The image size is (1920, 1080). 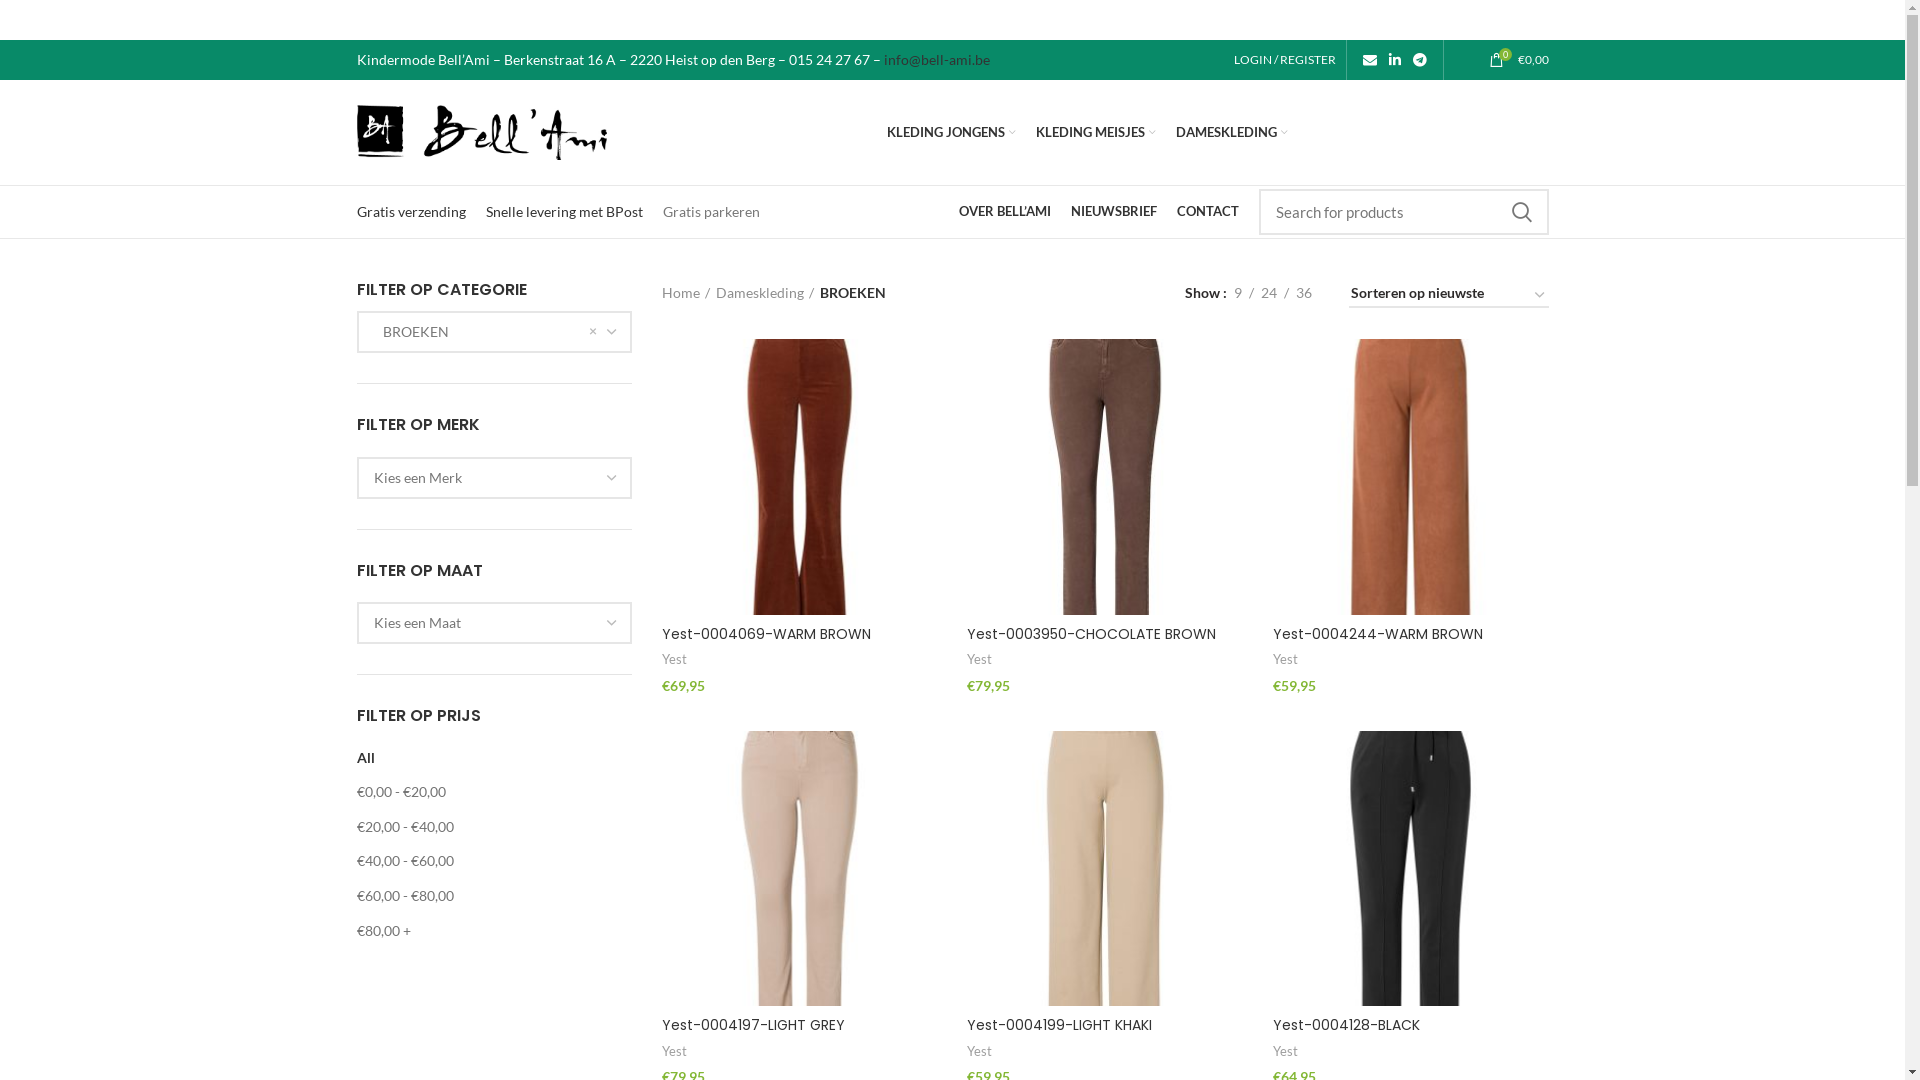 What do you see at coordinates (935, 58) in the screenshot?
I see `'info@bell-ami.be'` at bounding box center [935, 58].